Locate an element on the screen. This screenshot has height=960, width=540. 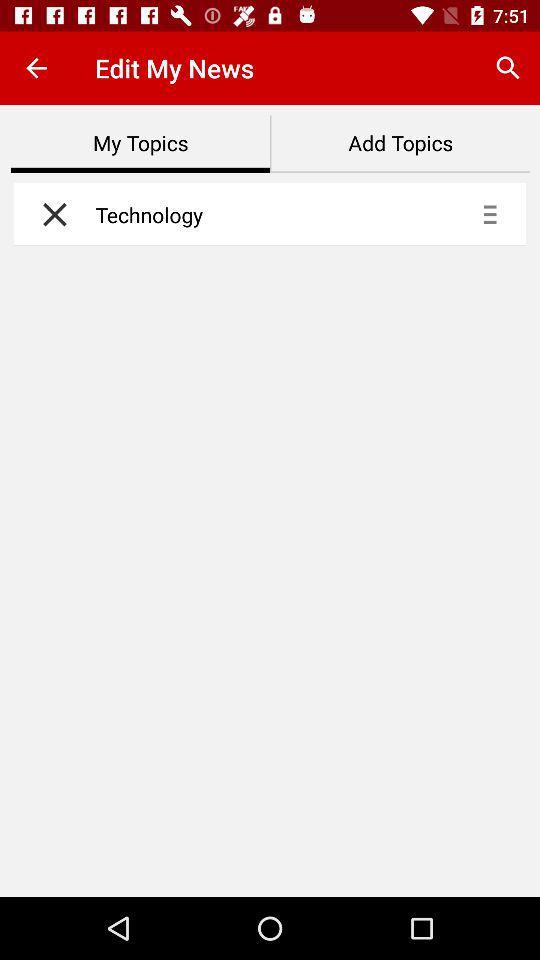
remove topic is located at coordinates (49, 214).